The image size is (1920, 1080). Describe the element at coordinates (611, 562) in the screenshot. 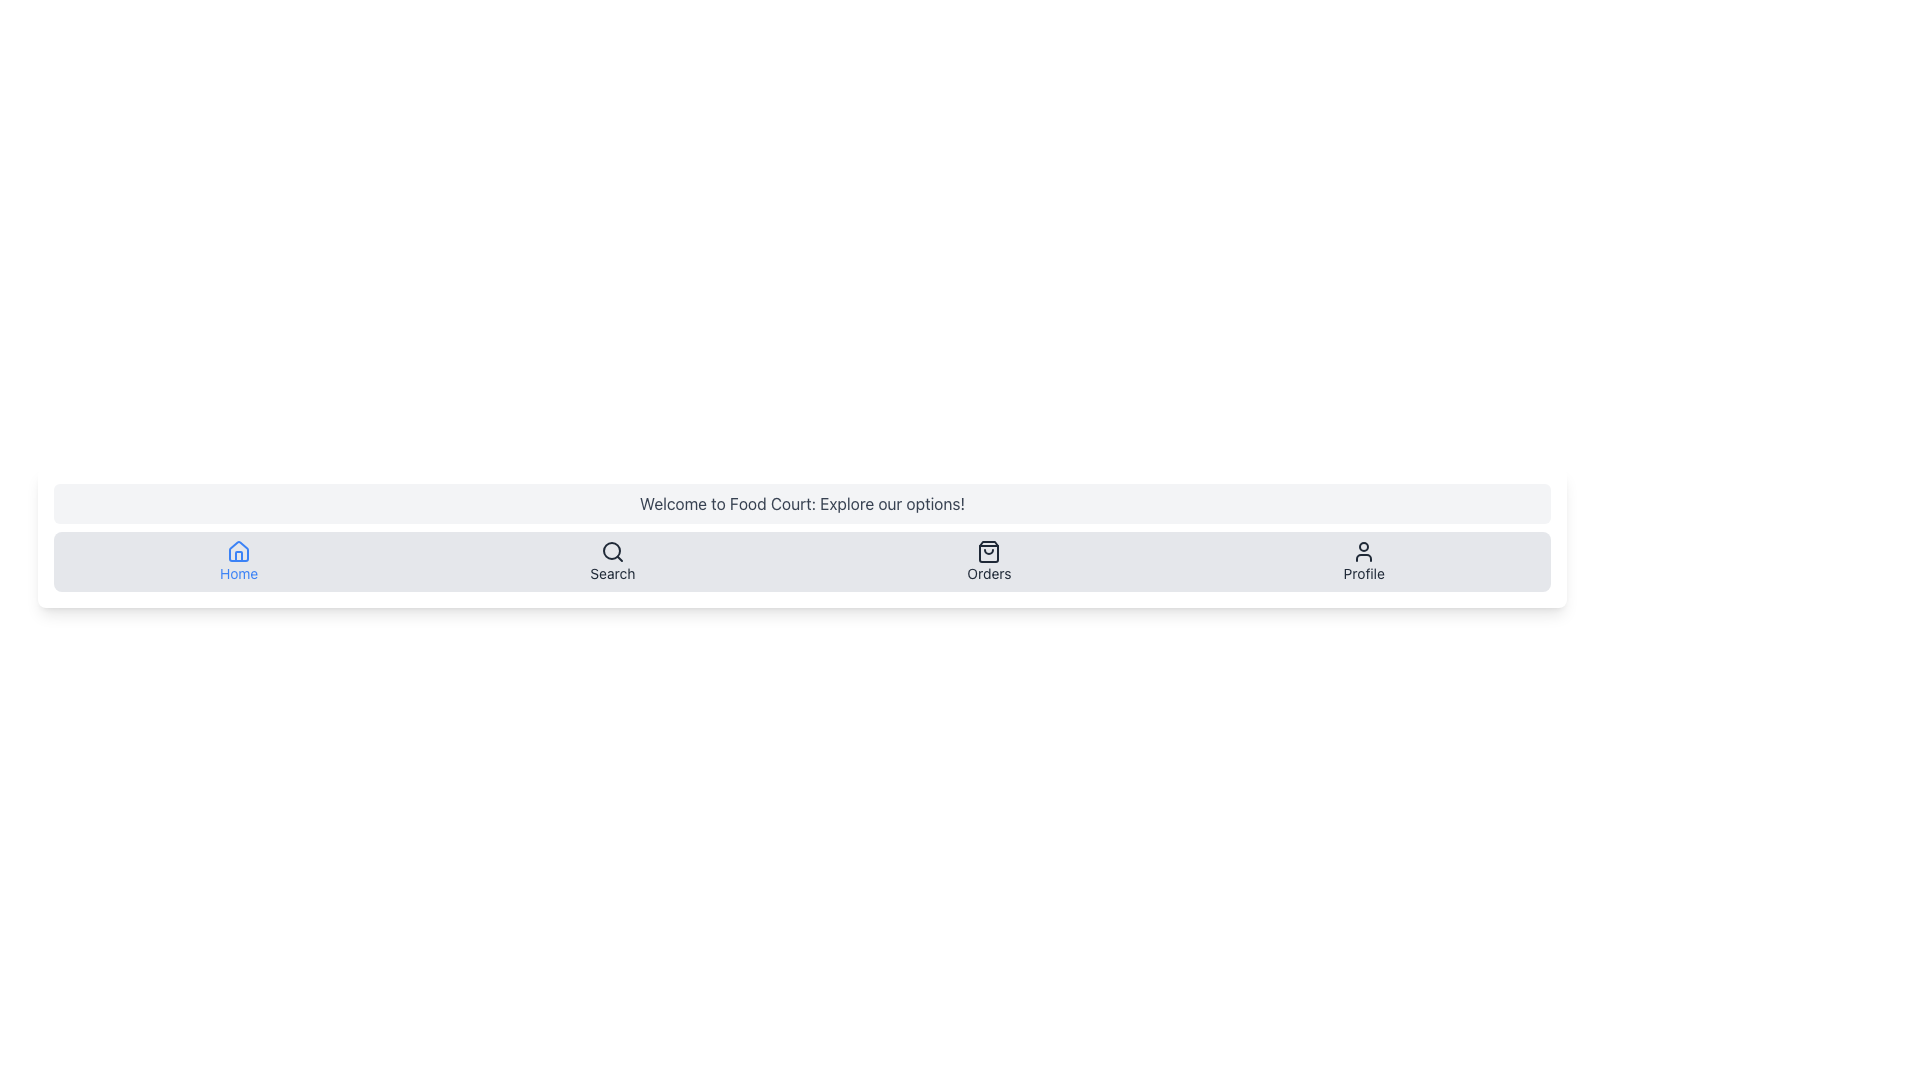

I see `the navigation button with an icon and text label for the search feature, located in the menu bar near the bottom of the page` at that location.